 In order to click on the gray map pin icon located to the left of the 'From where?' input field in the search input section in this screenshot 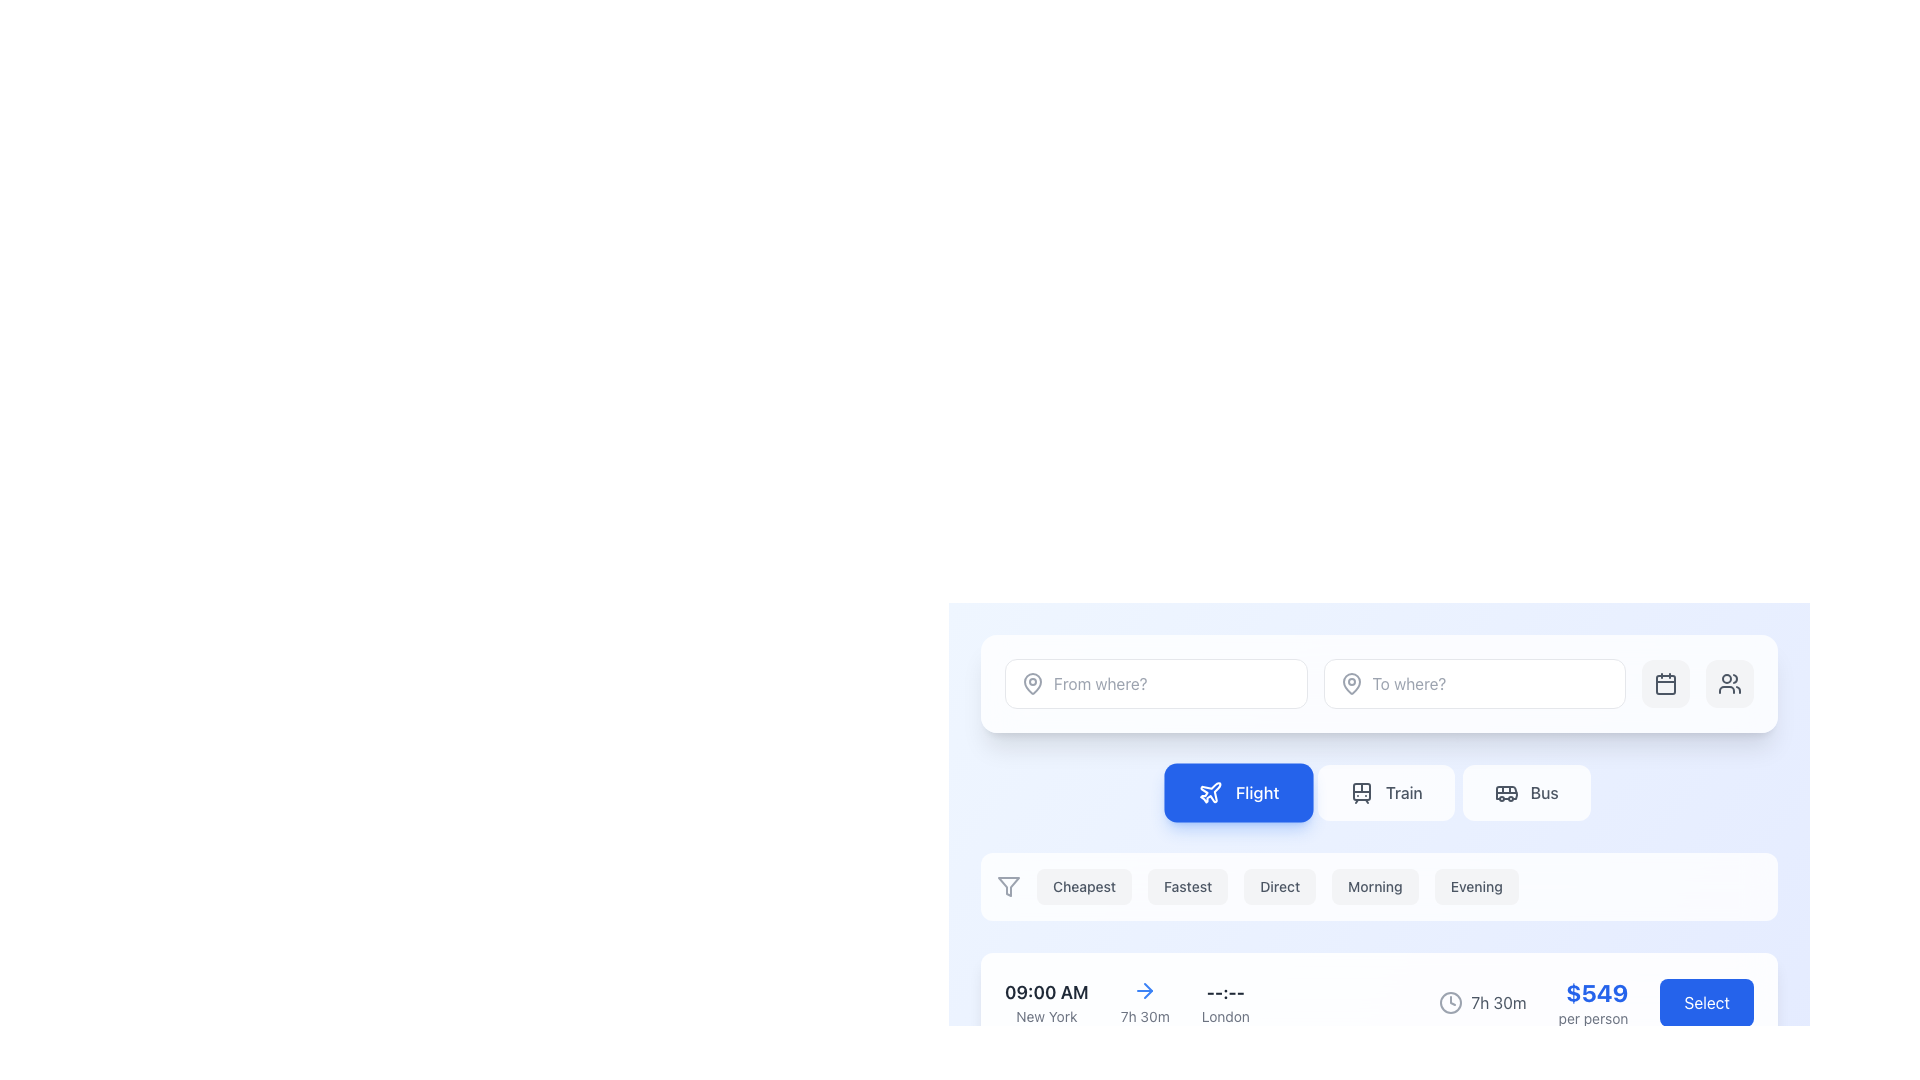, I will do `click(1032, 682)`.